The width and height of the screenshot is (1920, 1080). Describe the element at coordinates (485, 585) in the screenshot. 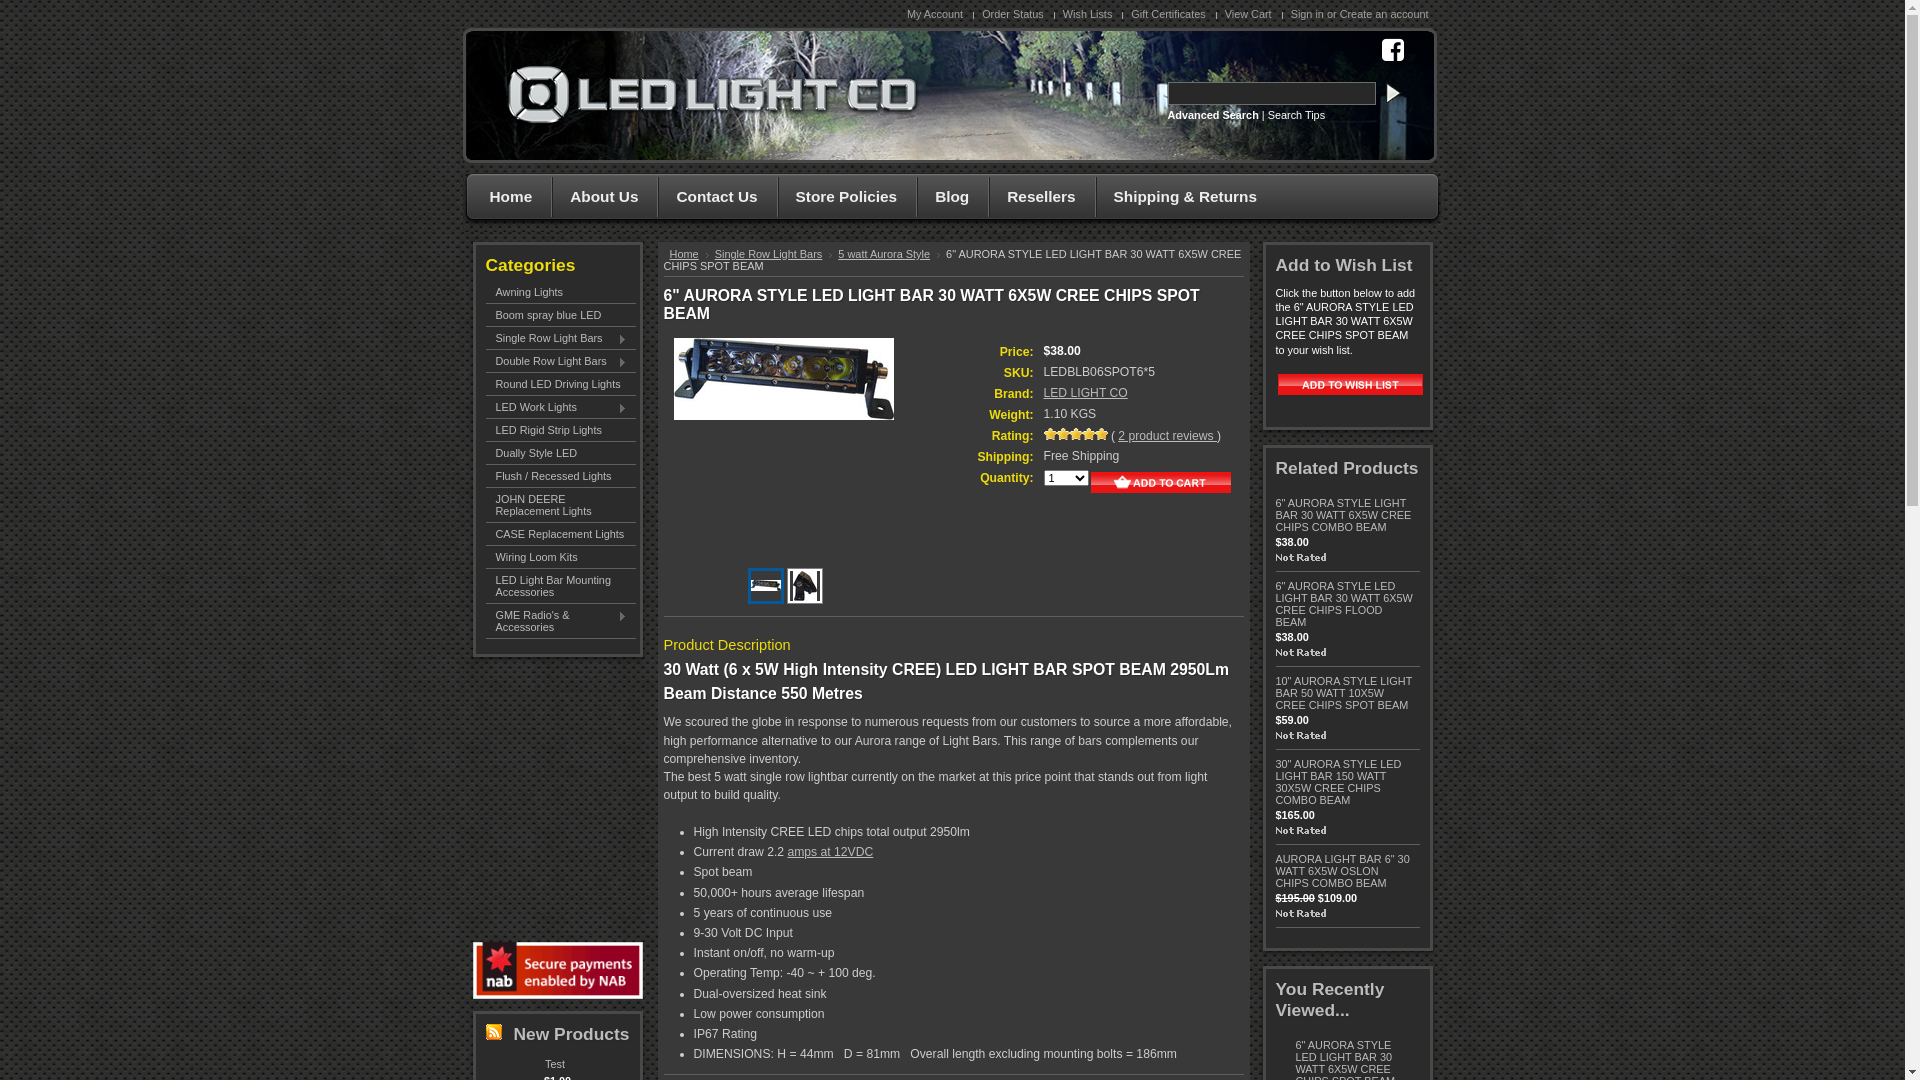

I see `'LED Light Bar Mounting Accessories'` at that location.